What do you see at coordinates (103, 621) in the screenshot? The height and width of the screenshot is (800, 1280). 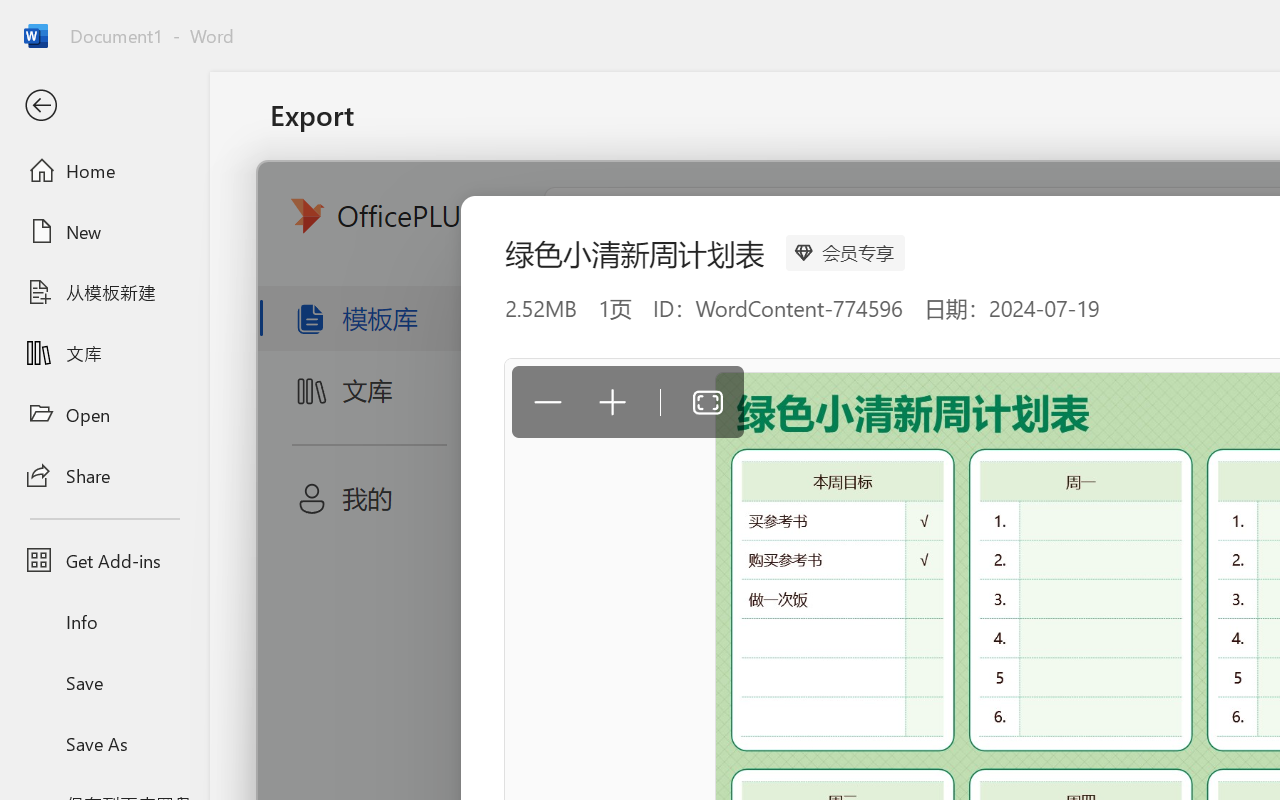 I see `'Info'` at bounding box center [103, 621].